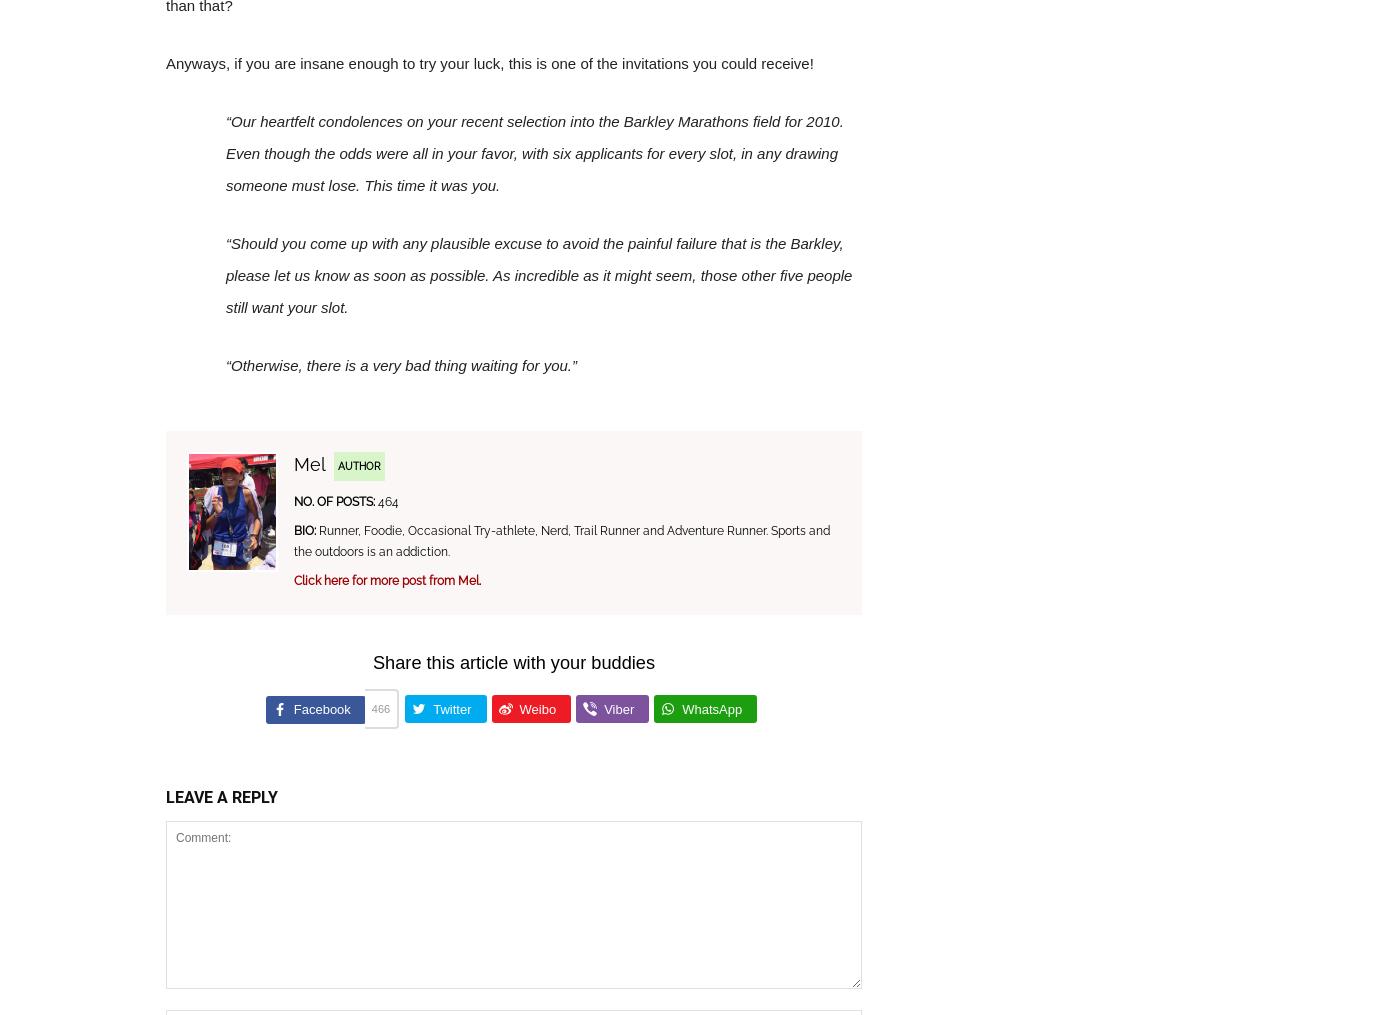 The width and height of the screenshot is (1400, 1015). What do you see at coordinates (534, 152) in the screenshot?
I see `'“Our heartfelt condolences on your recent selection into the Barkley Marathons field for 2010. Even though the odds were all in your favor, with six applicants for every slot, in any drawing someone must lose. This time it was you.'` at bounding box center [534, 152].